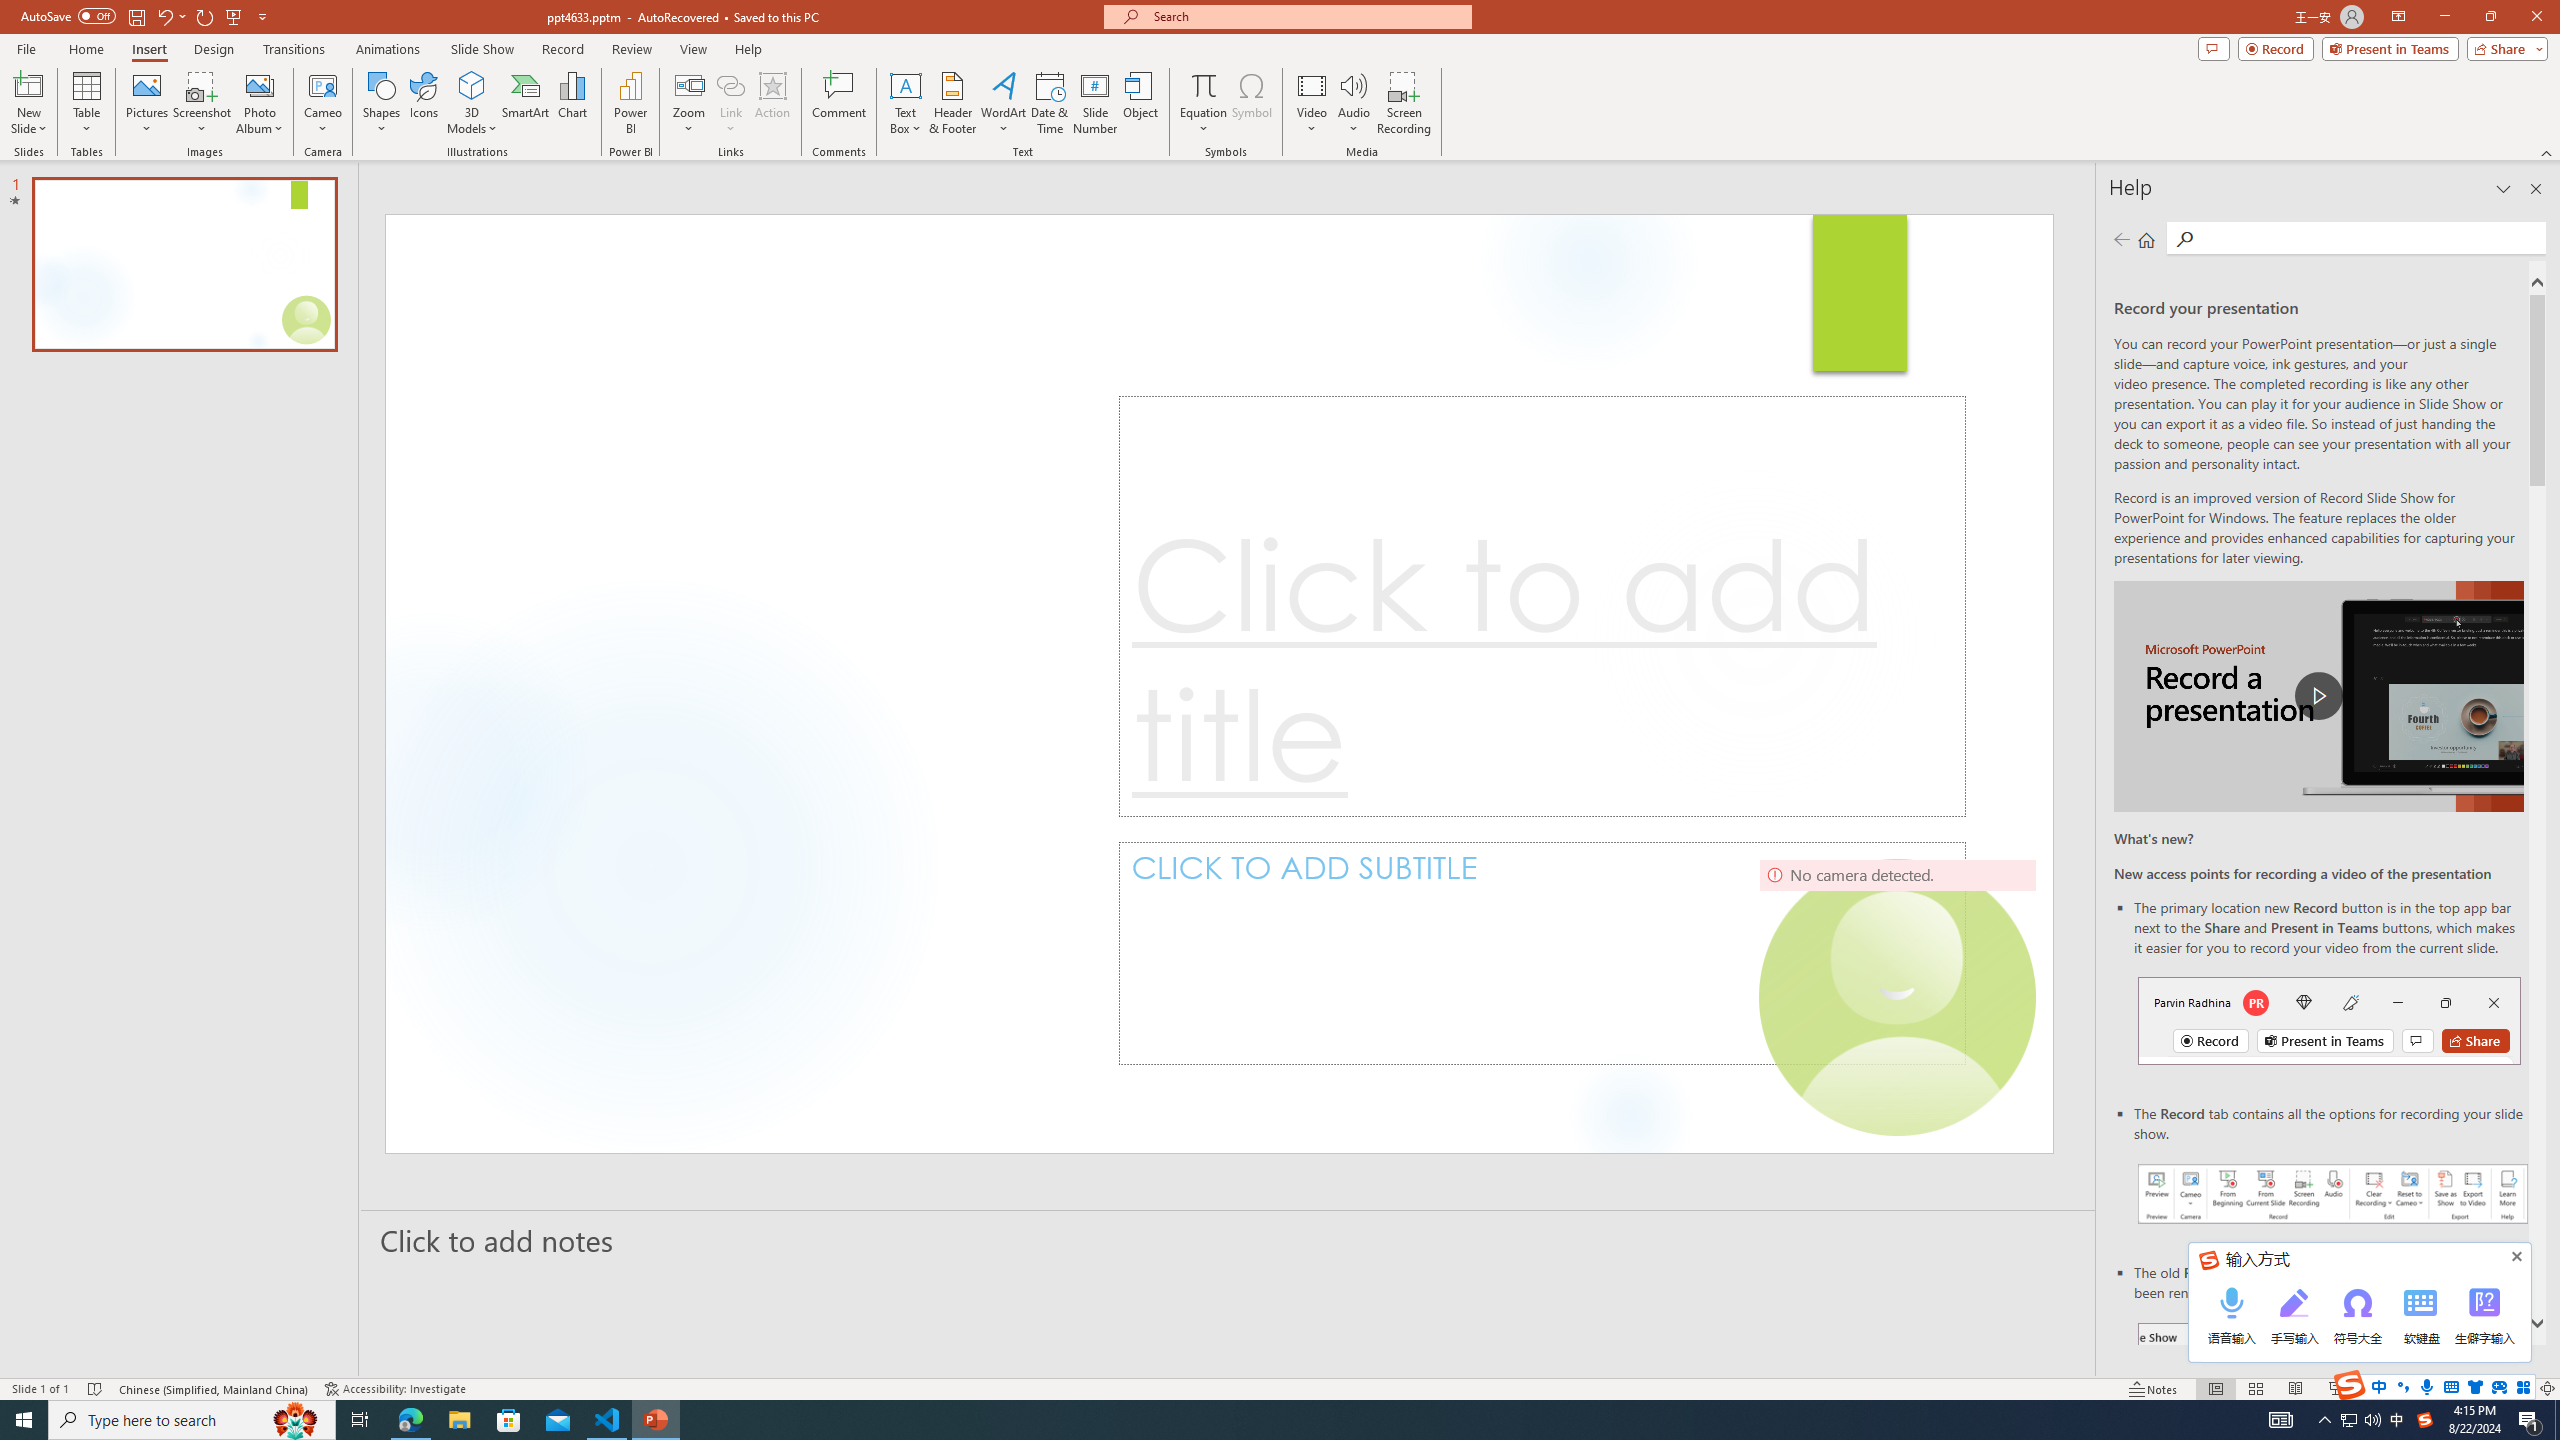 This screenshot has width=2560, height=1440. I want to click on 'Table', so click(86, 103).